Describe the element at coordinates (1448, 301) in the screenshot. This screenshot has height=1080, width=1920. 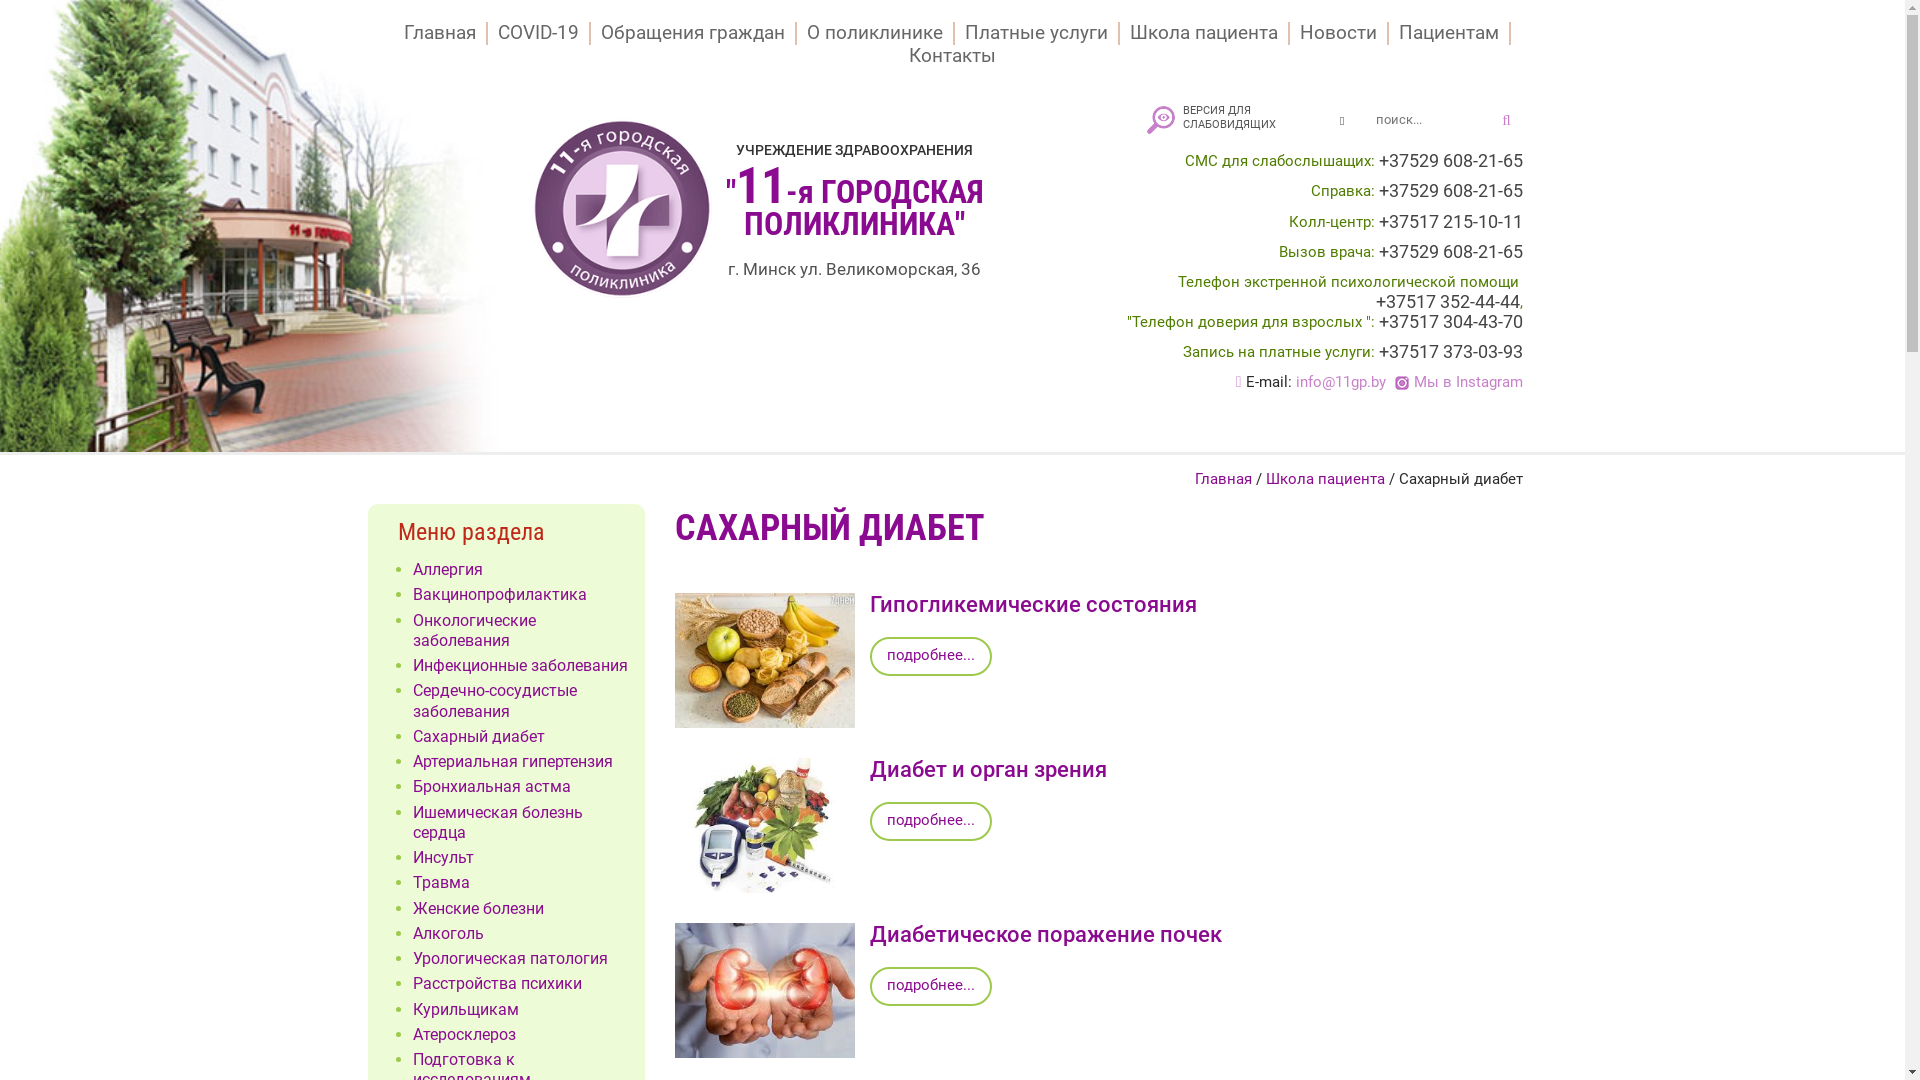
I see `'+37517 352-44-44'` at that location.